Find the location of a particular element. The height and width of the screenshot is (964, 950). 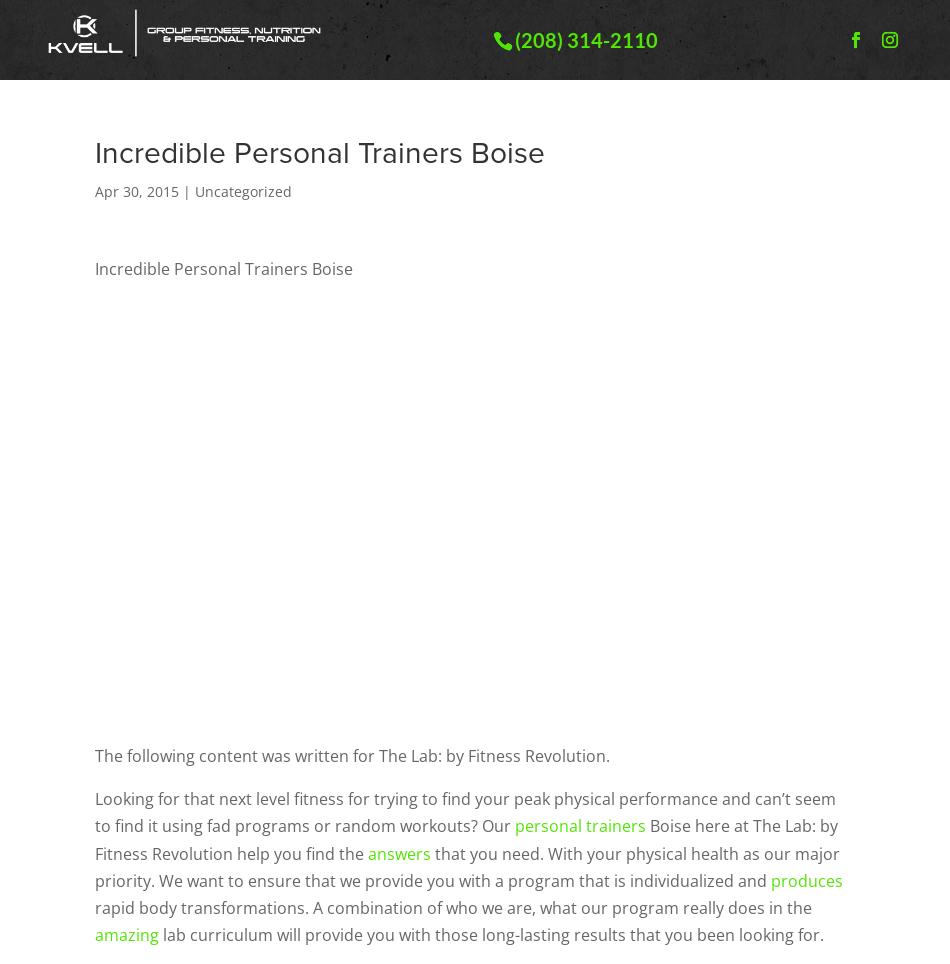

'rapid body transformations. A combination of who we are, what our program really does in the' is located at coordinates (95, 906).